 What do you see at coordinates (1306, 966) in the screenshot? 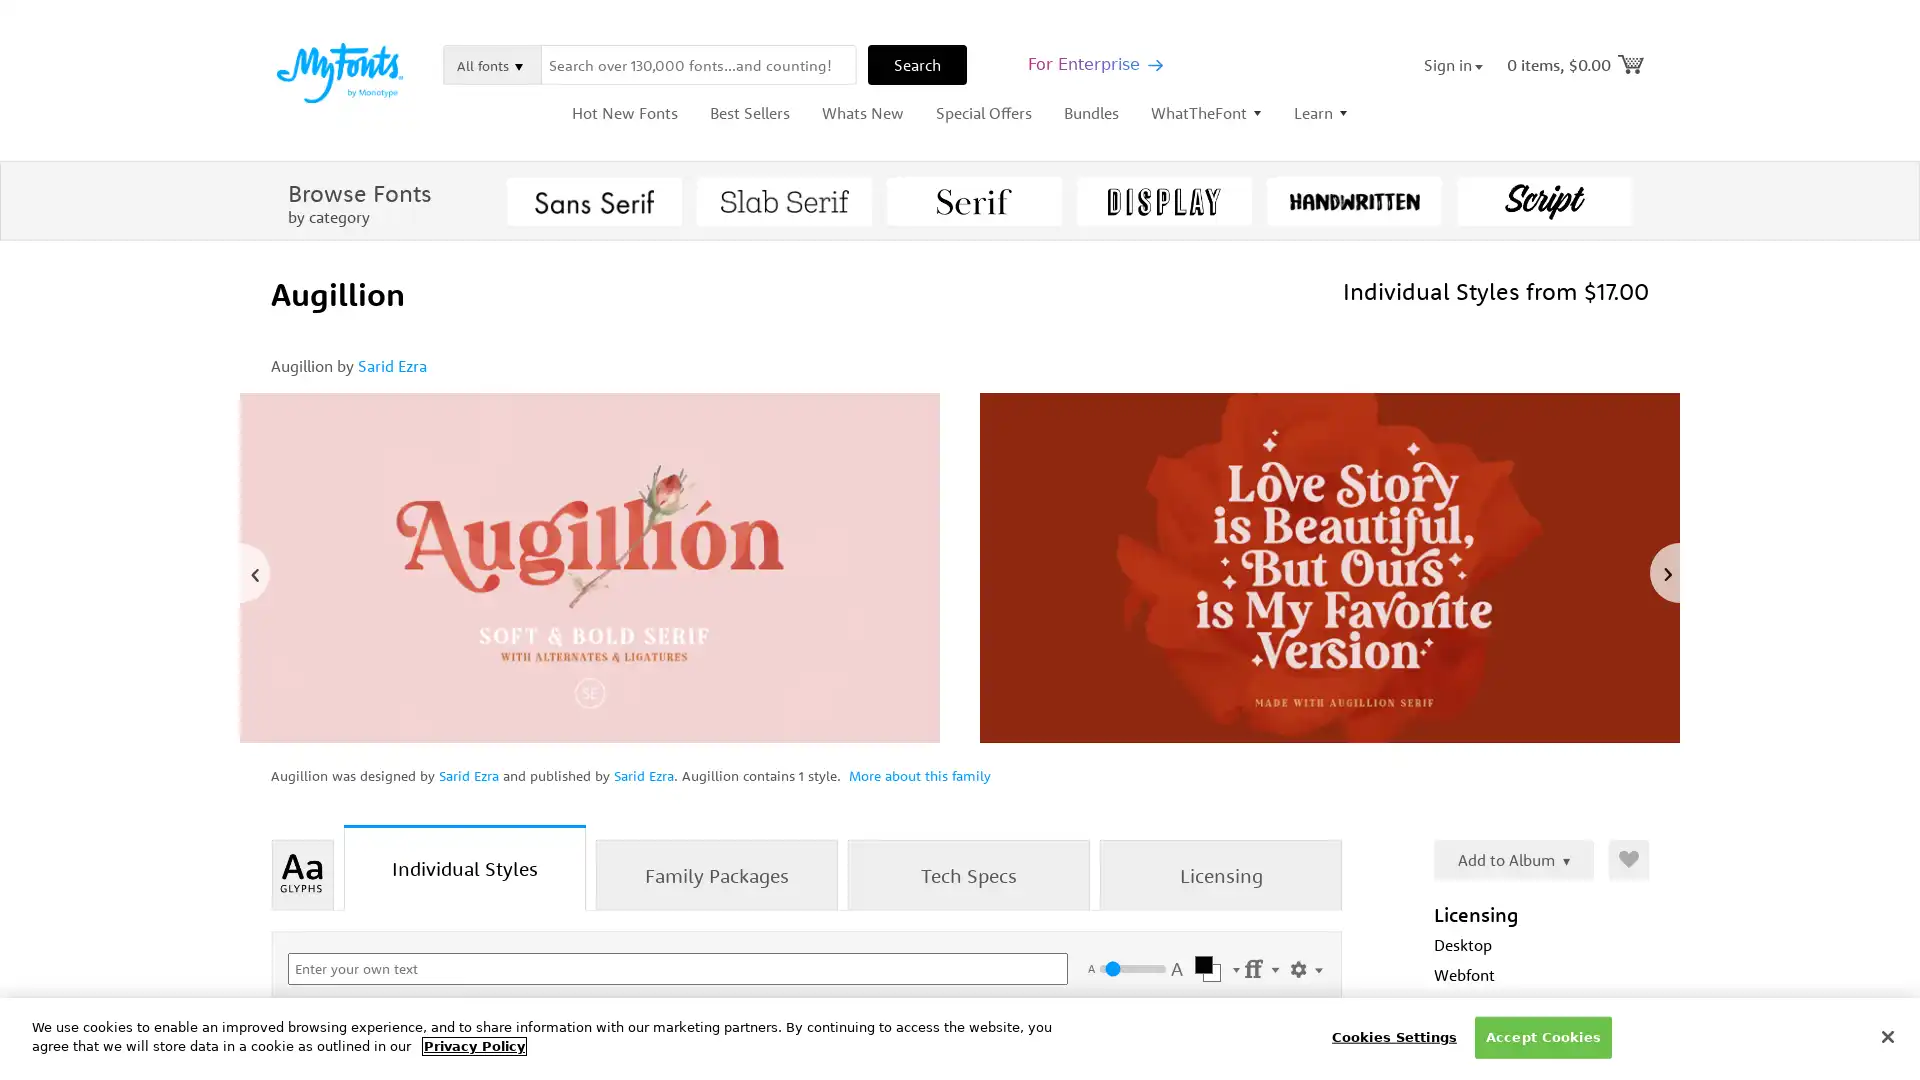
I see `Show Settings` at bounding box center [1306, 966].